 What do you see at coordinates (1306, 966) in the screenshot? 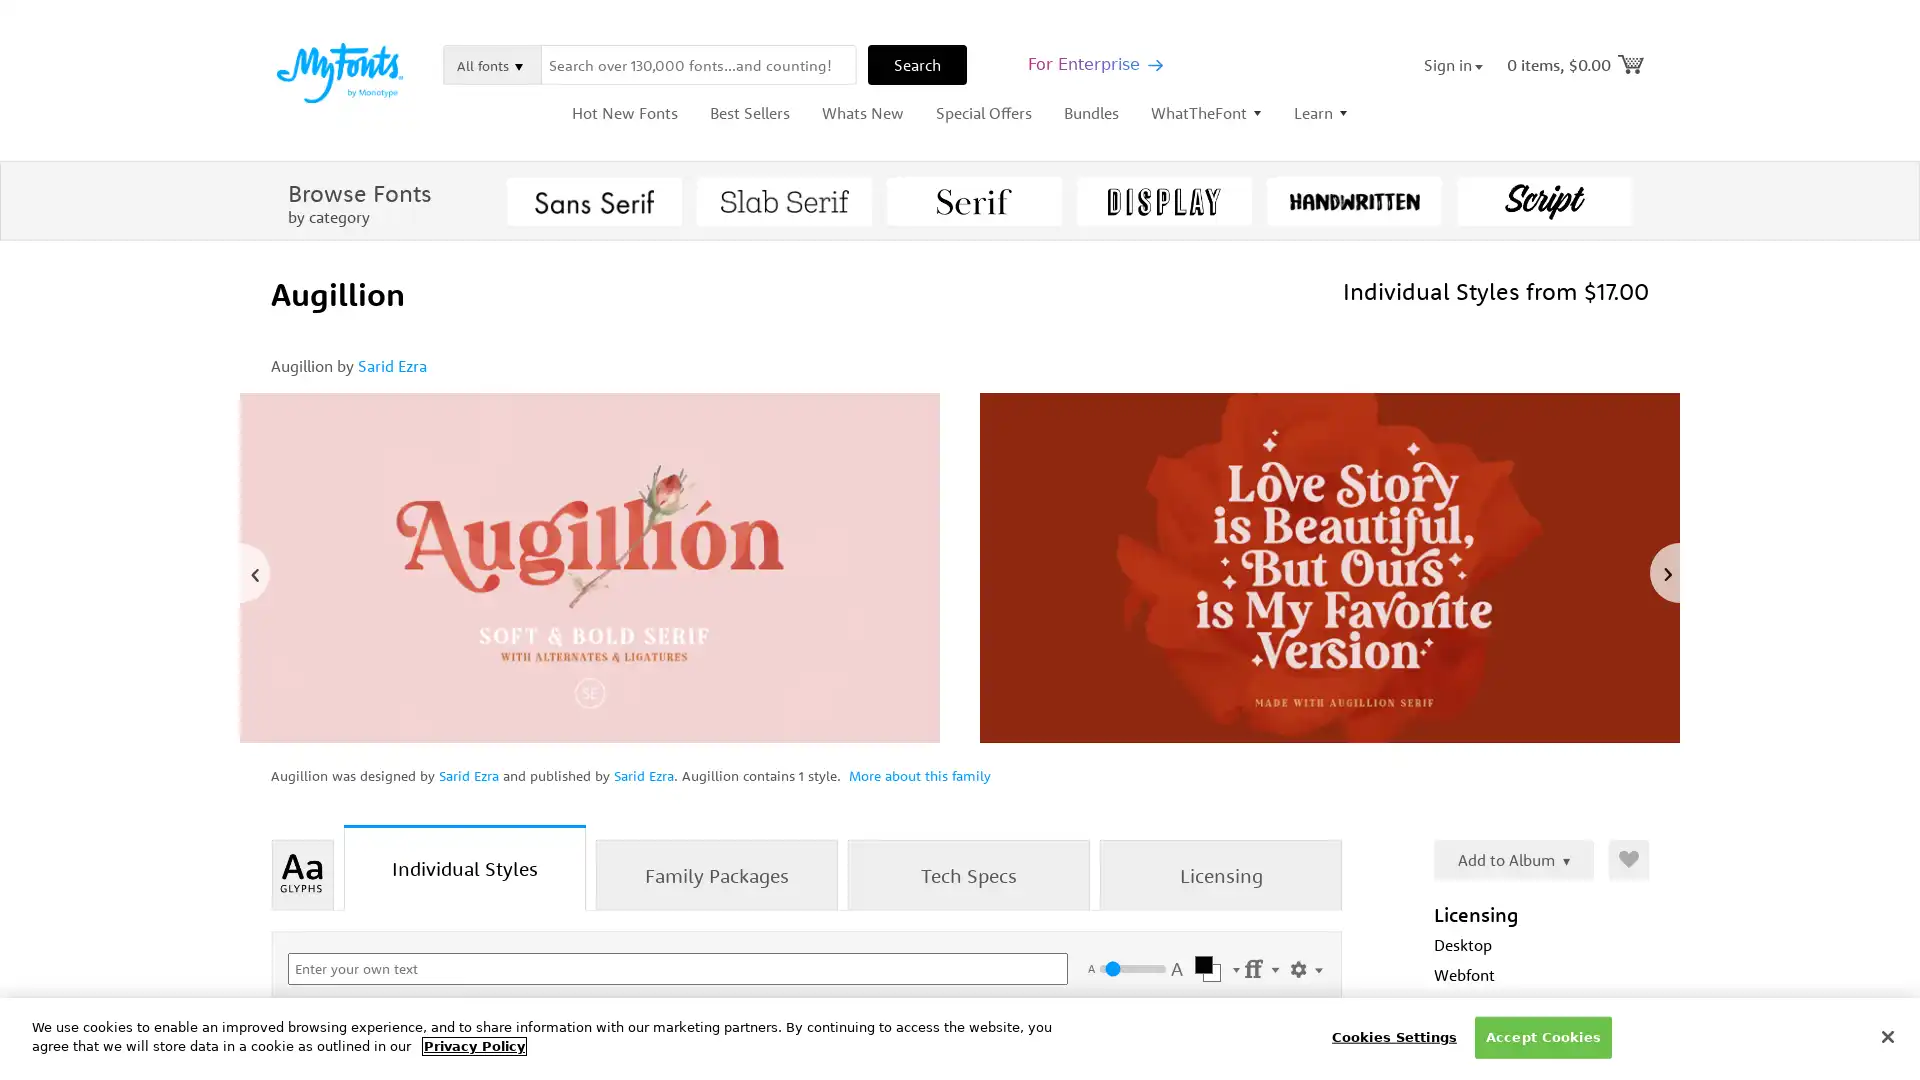
I see `Show Settings` at bounding box center [1306, 966].